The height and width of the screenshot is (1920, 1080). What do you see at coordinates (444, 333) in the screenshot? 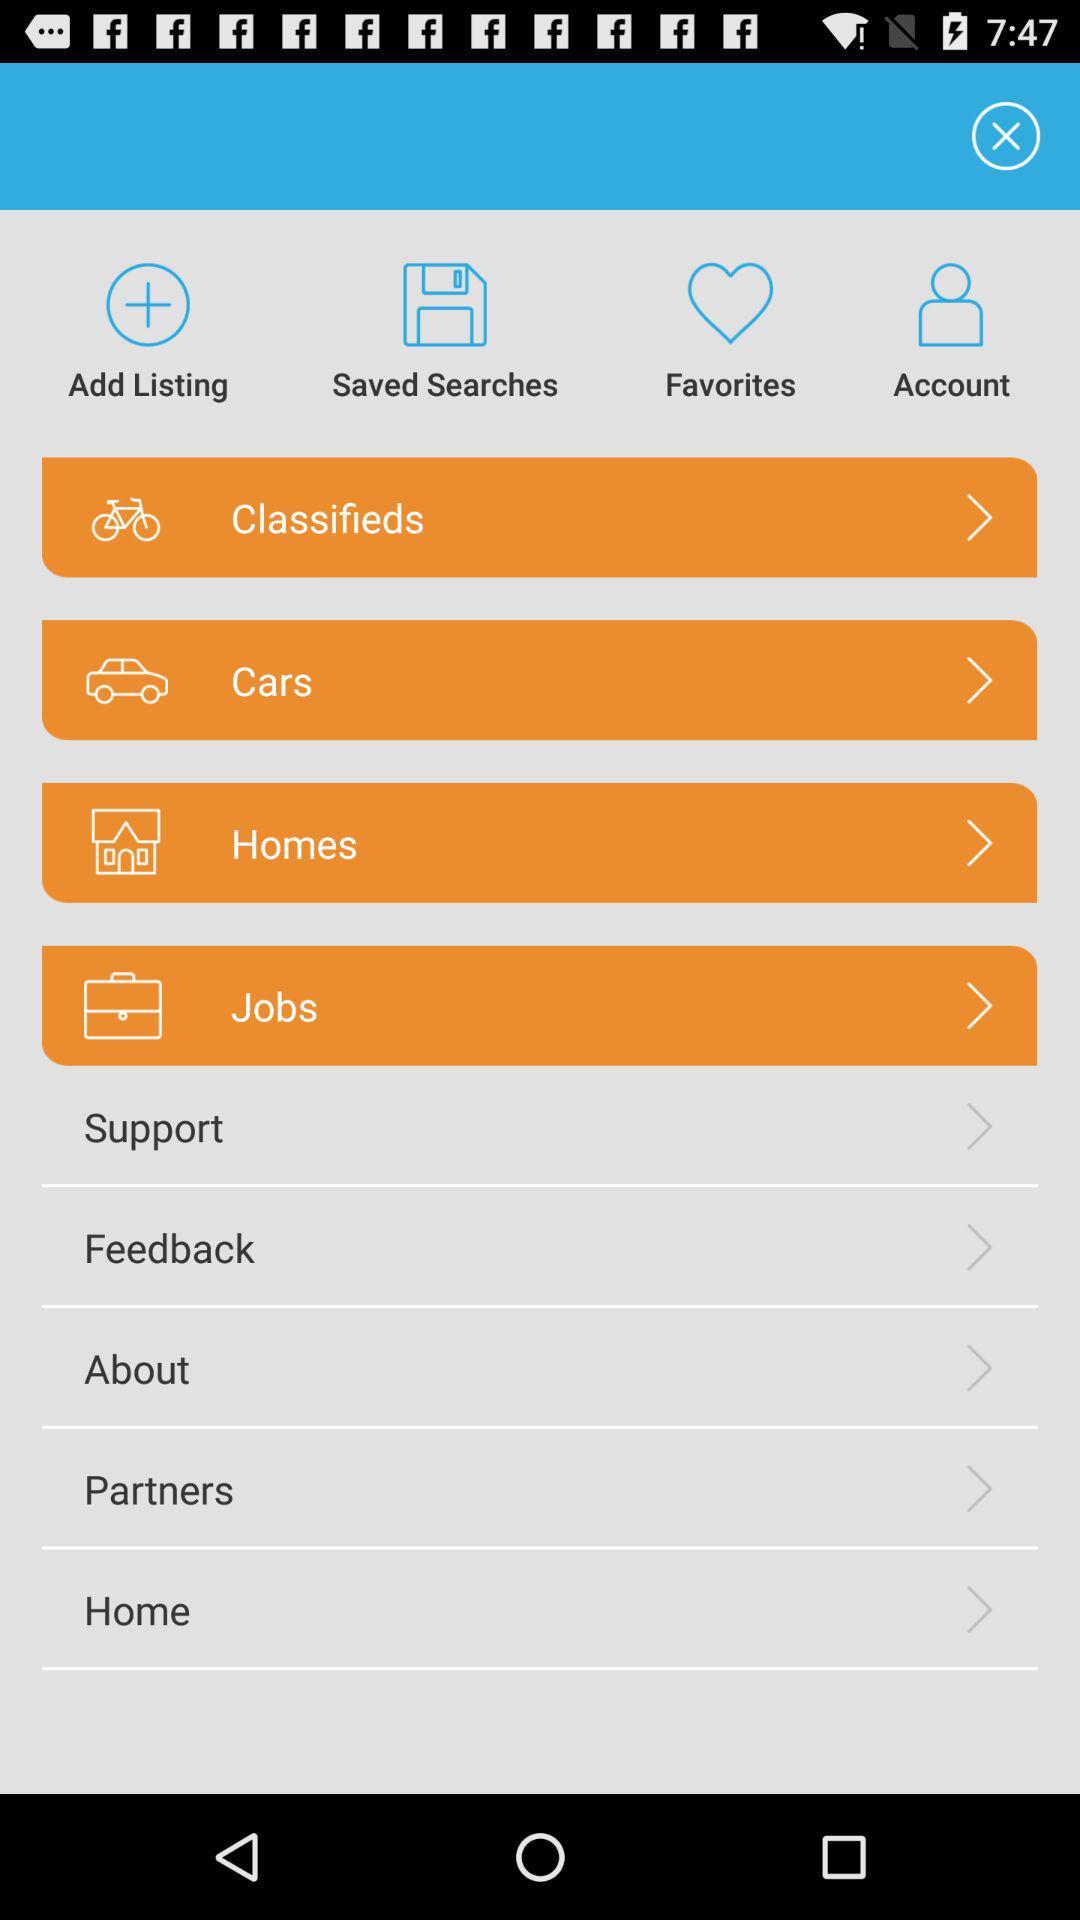
I see `saved searches icon` at bounding box center [444, 333].